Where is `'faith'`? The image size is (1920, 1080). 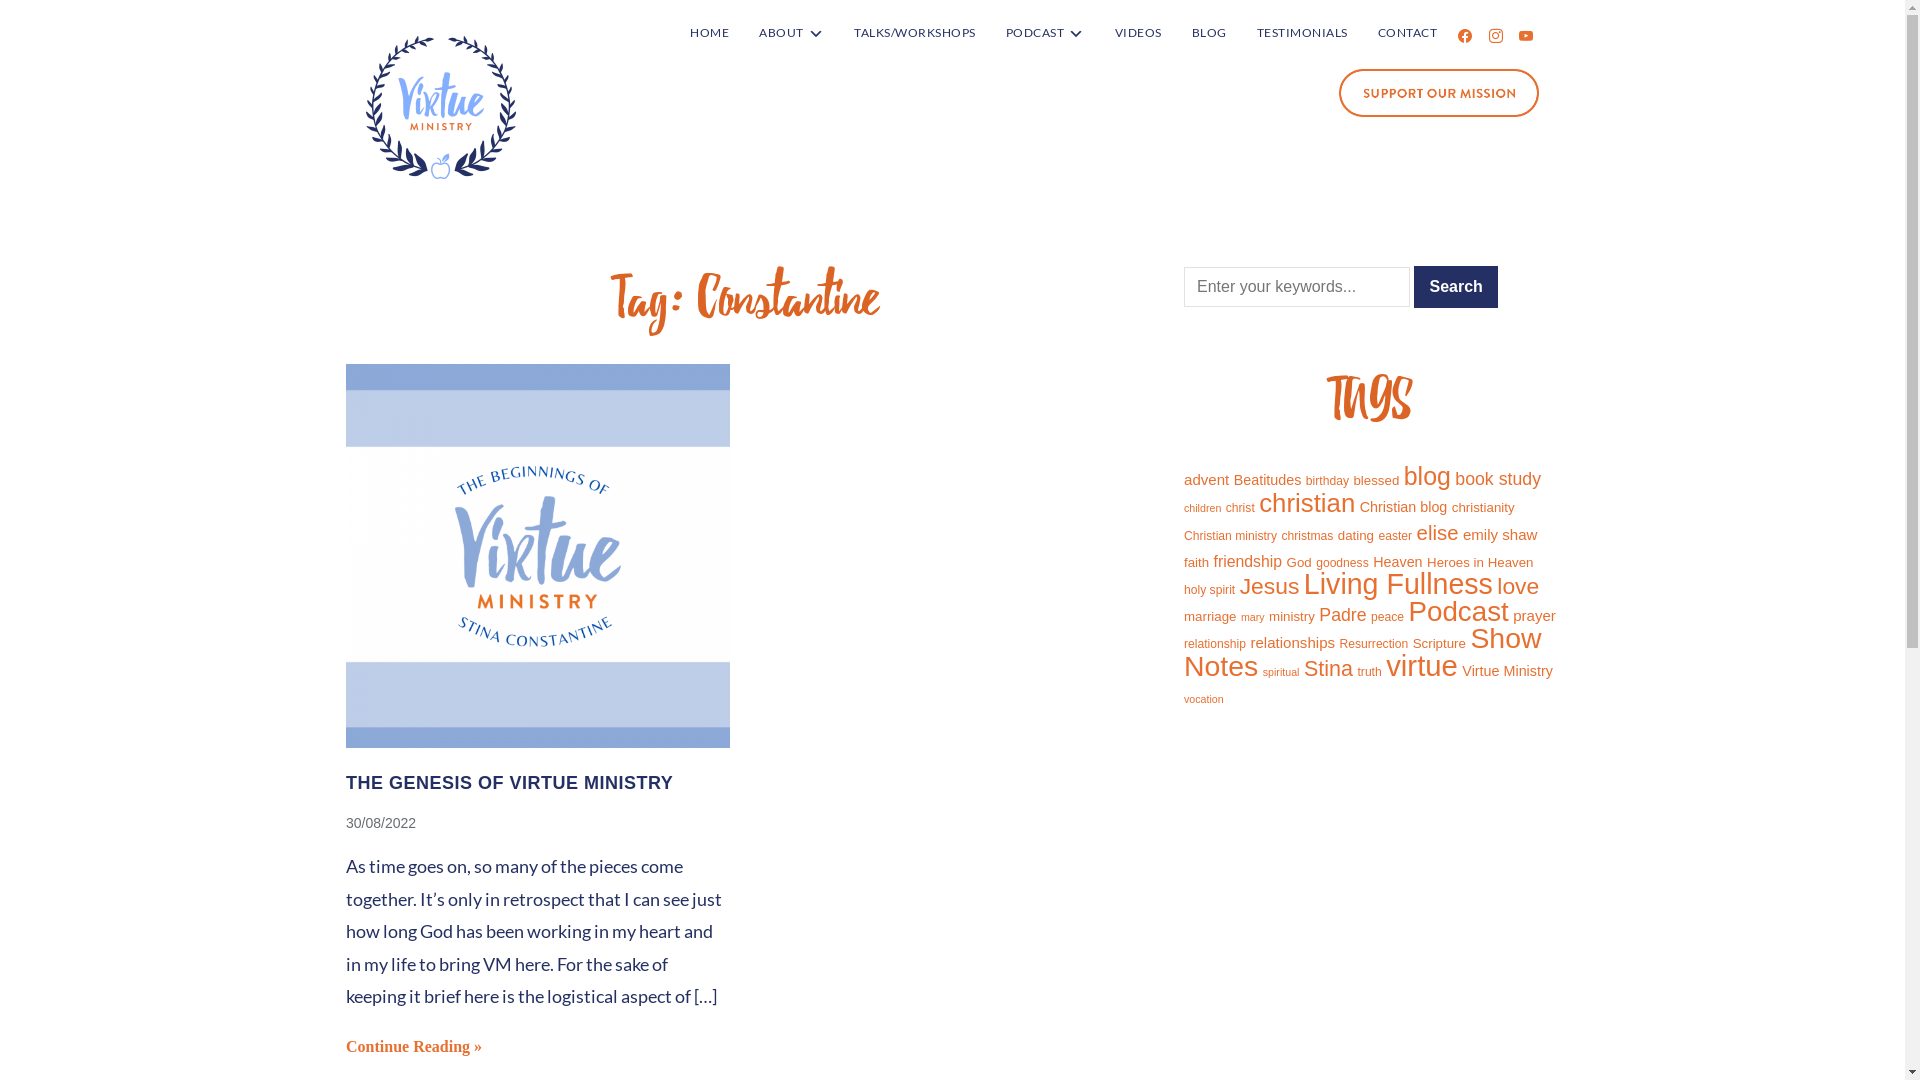 'faith' is located at coordinates (1184, 562).